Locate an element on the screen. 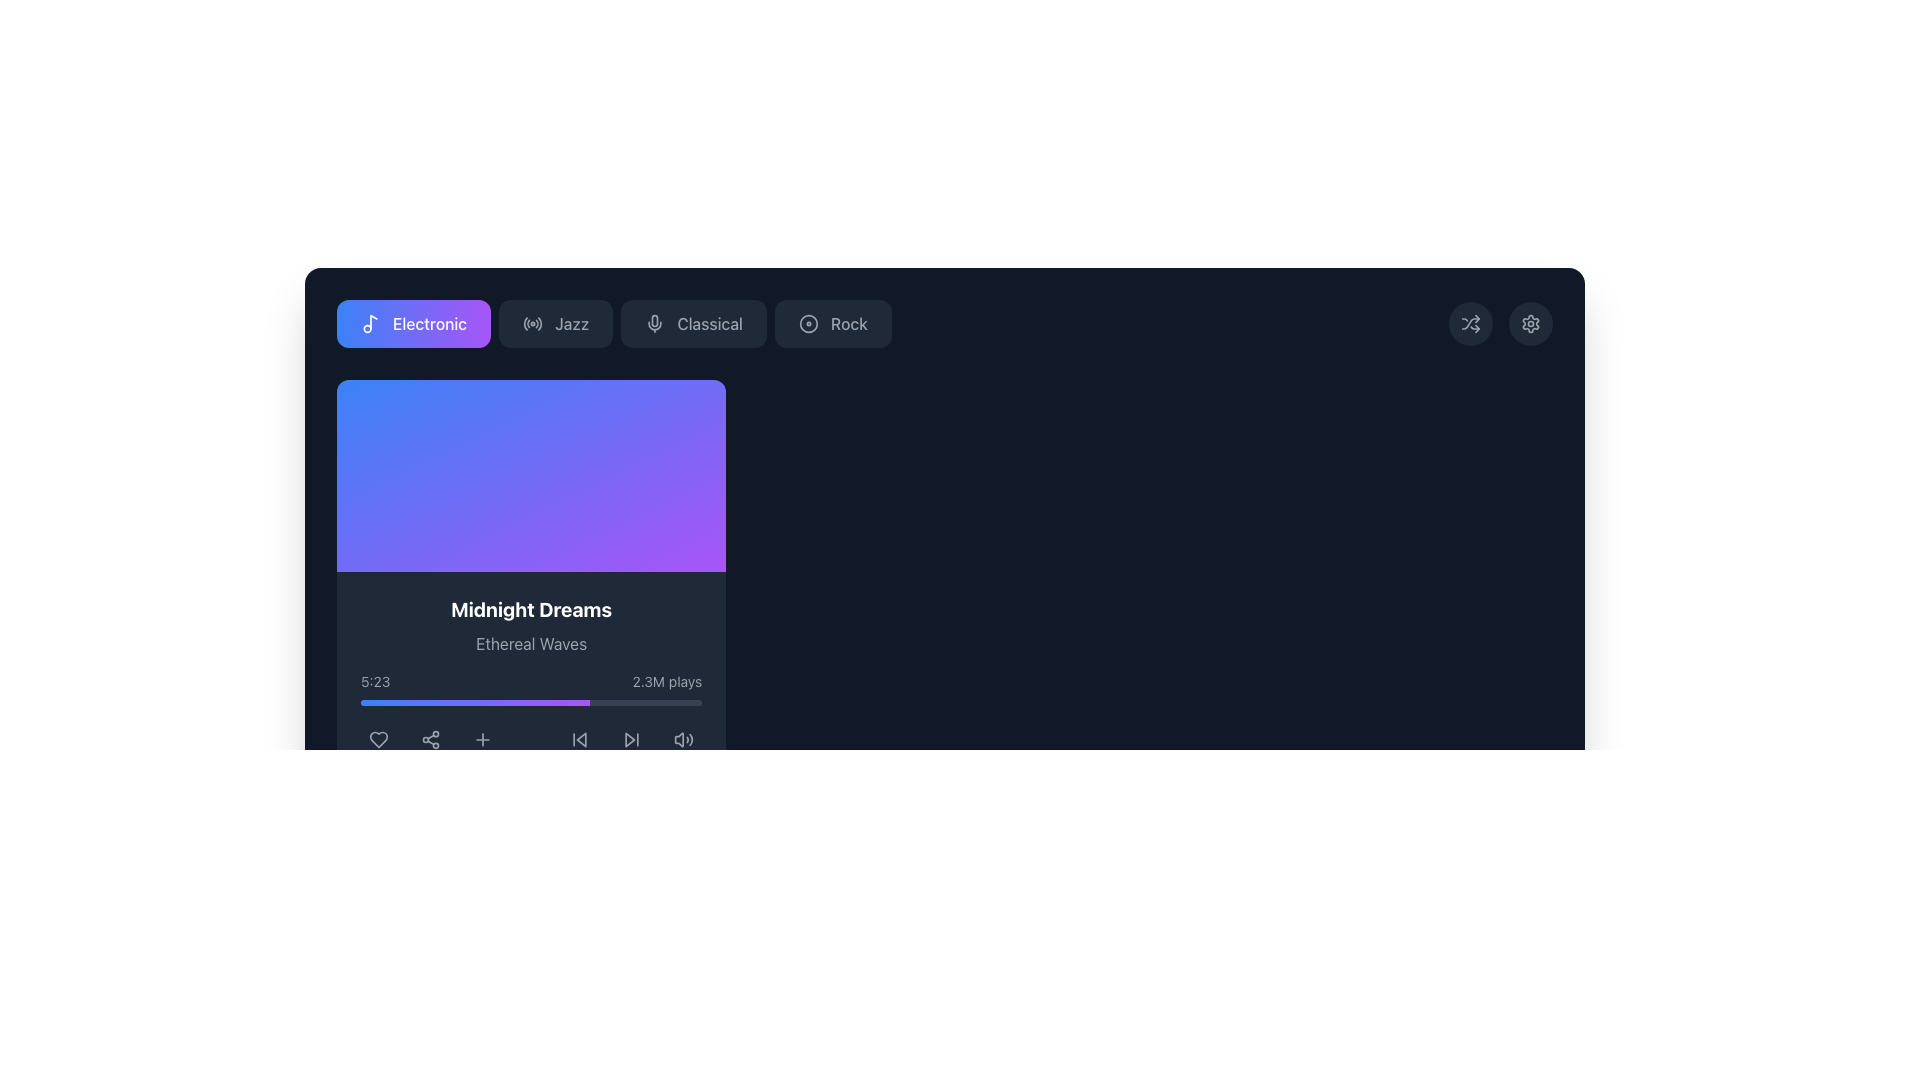 The height and width of the screenshot is (1080, 1920). the progress bar located in the lower section of the album details card is located at coordinates (531, 688).